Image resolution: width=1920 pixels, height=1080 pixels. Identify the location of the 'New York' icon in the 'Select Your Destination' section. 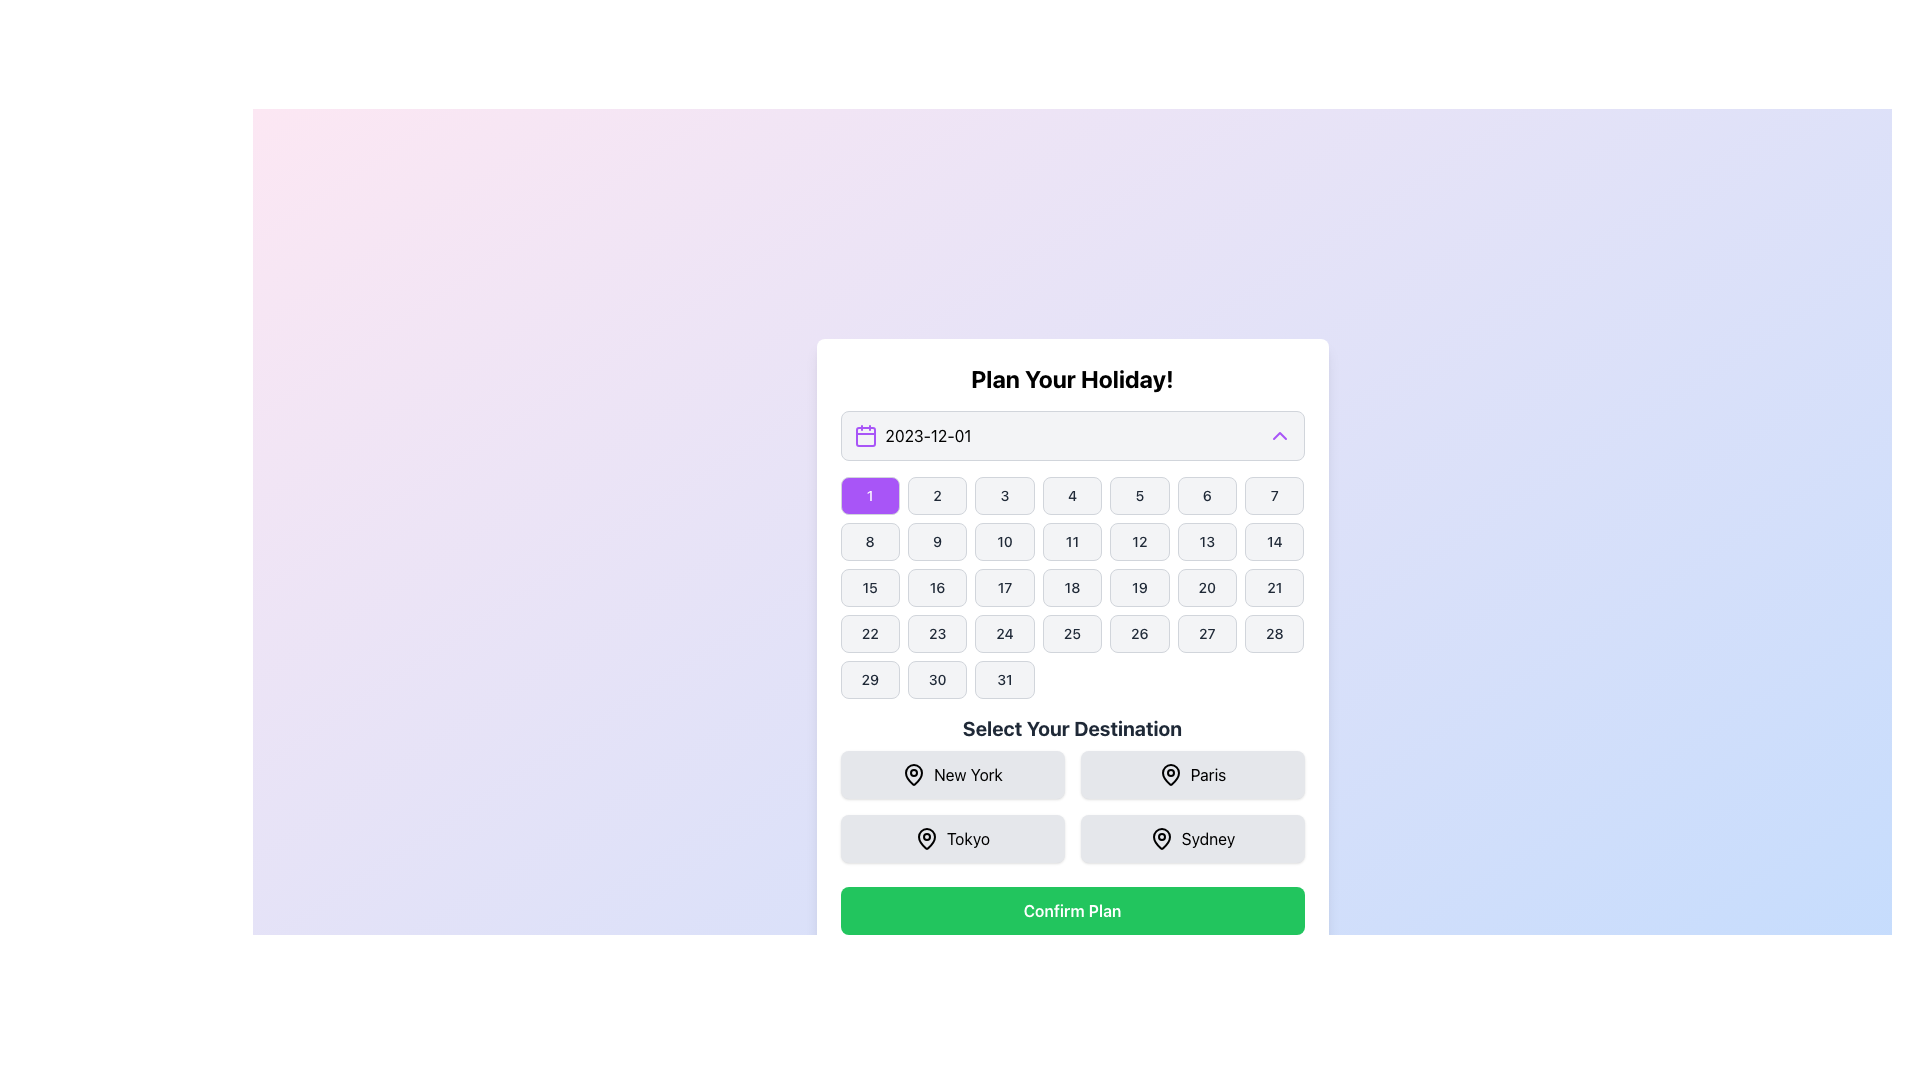
(913, 774).